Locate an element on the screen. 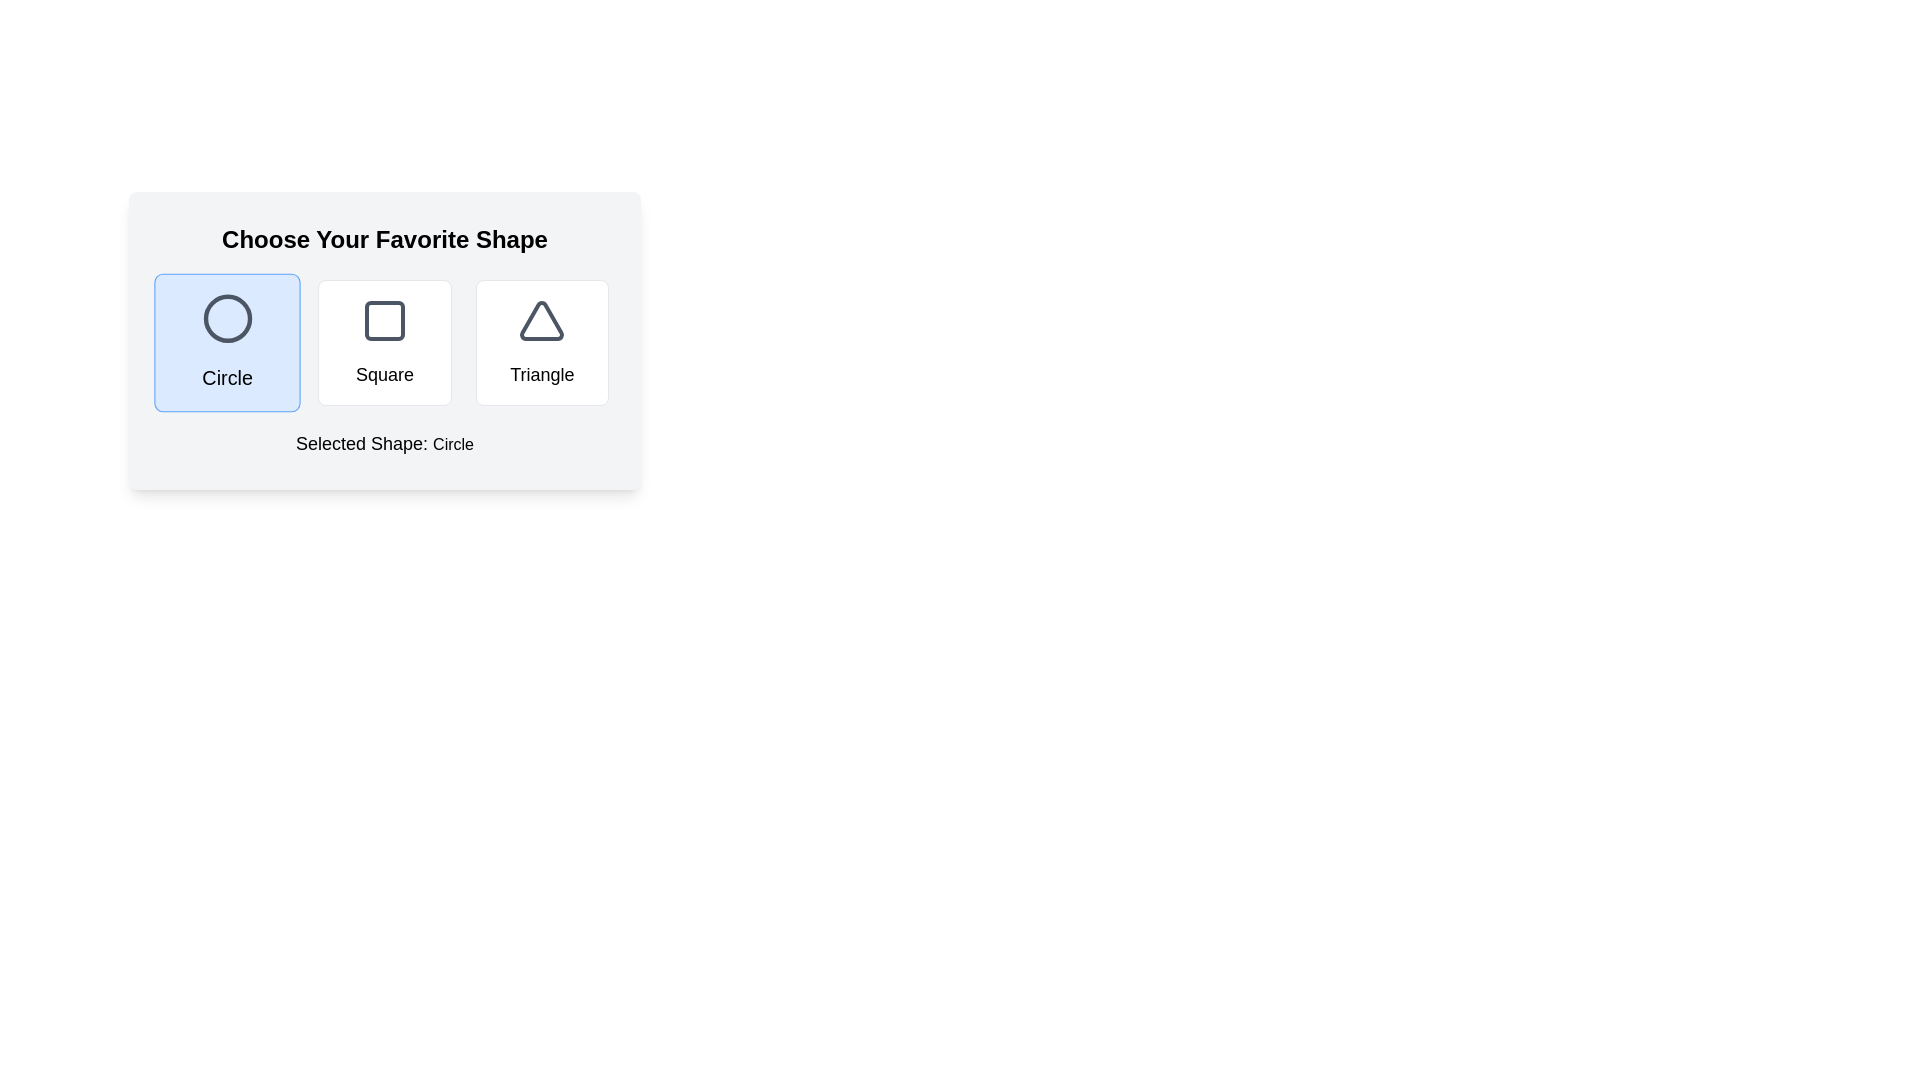 Image resolution: width=1920 pixels, height=1080 pixels. the triangular icon with a rounded border in gray, which is the third icon within the button group labeled 'Triangle' is located at coordinates (542, 319).